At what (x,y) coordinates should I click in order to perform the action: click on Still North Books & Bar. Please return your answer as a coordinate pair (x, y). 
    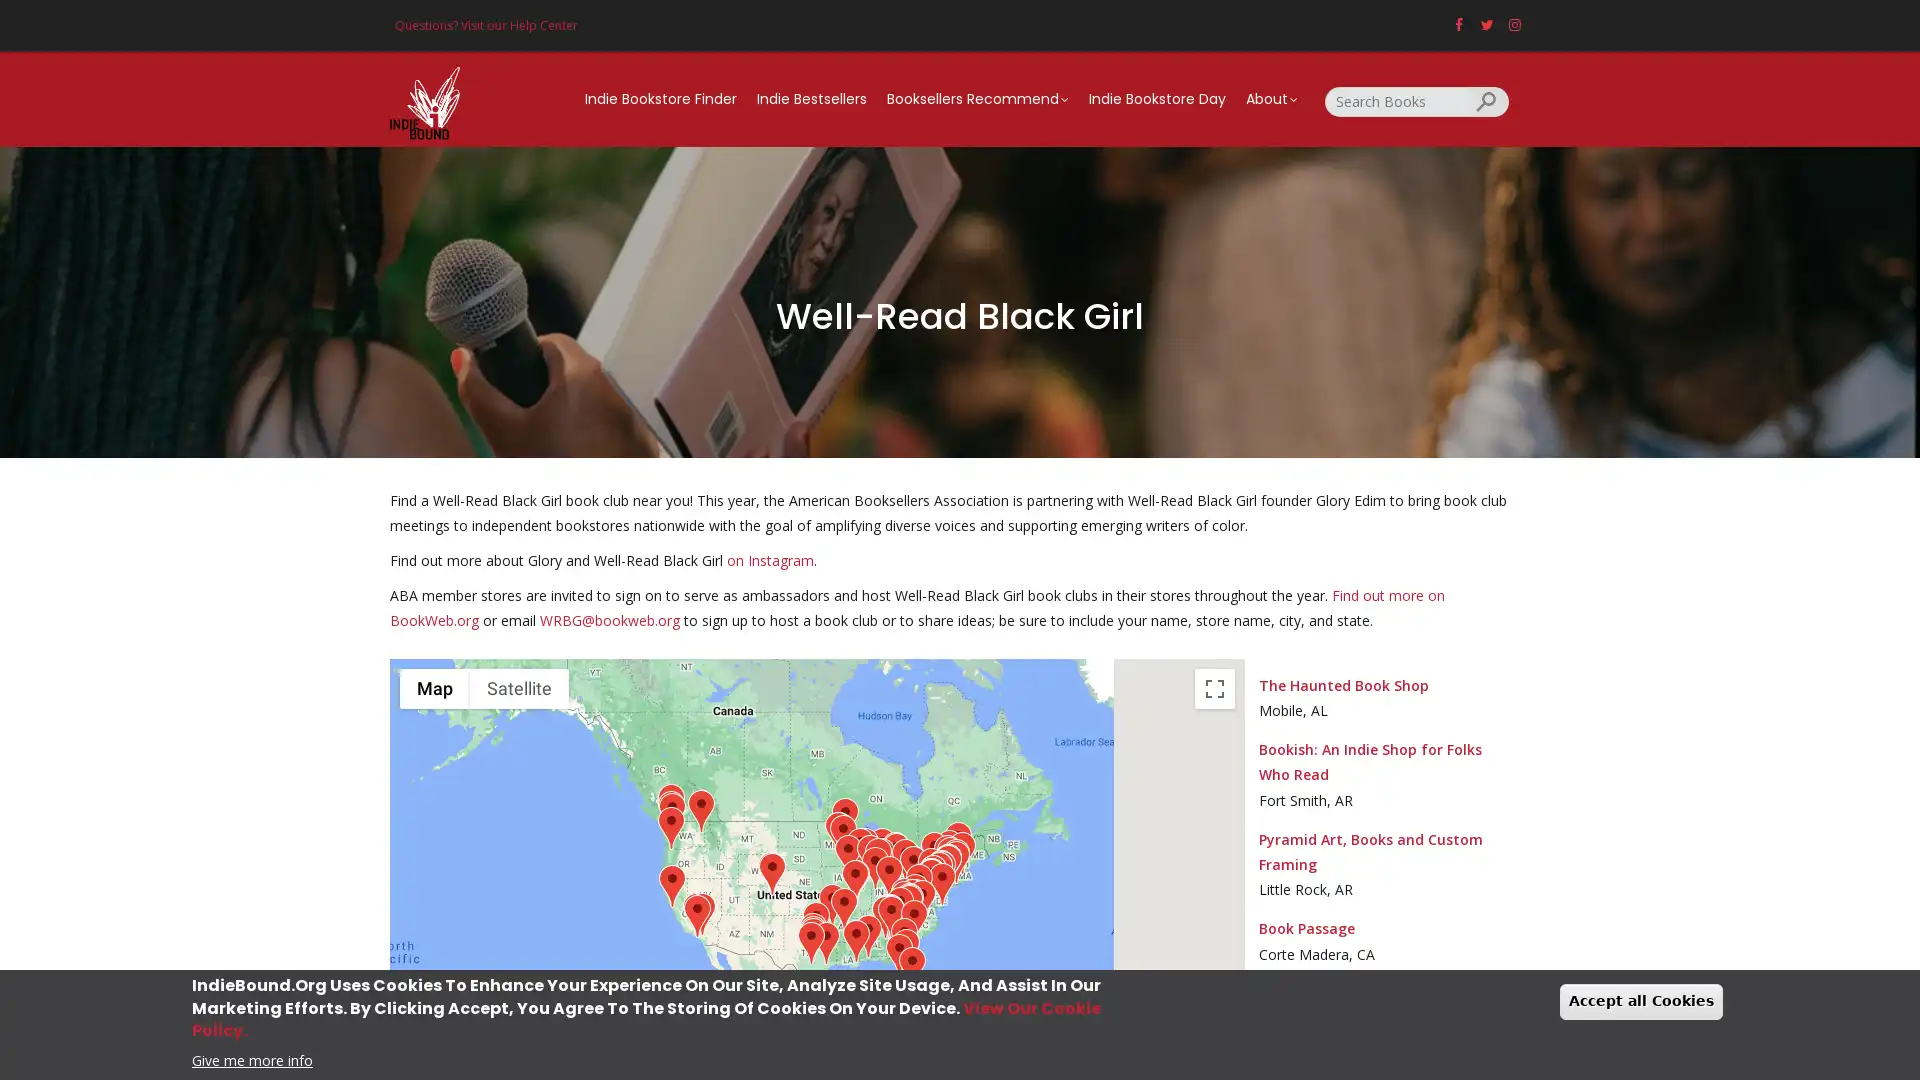
    Looking at the image, I should click on (956, 842).